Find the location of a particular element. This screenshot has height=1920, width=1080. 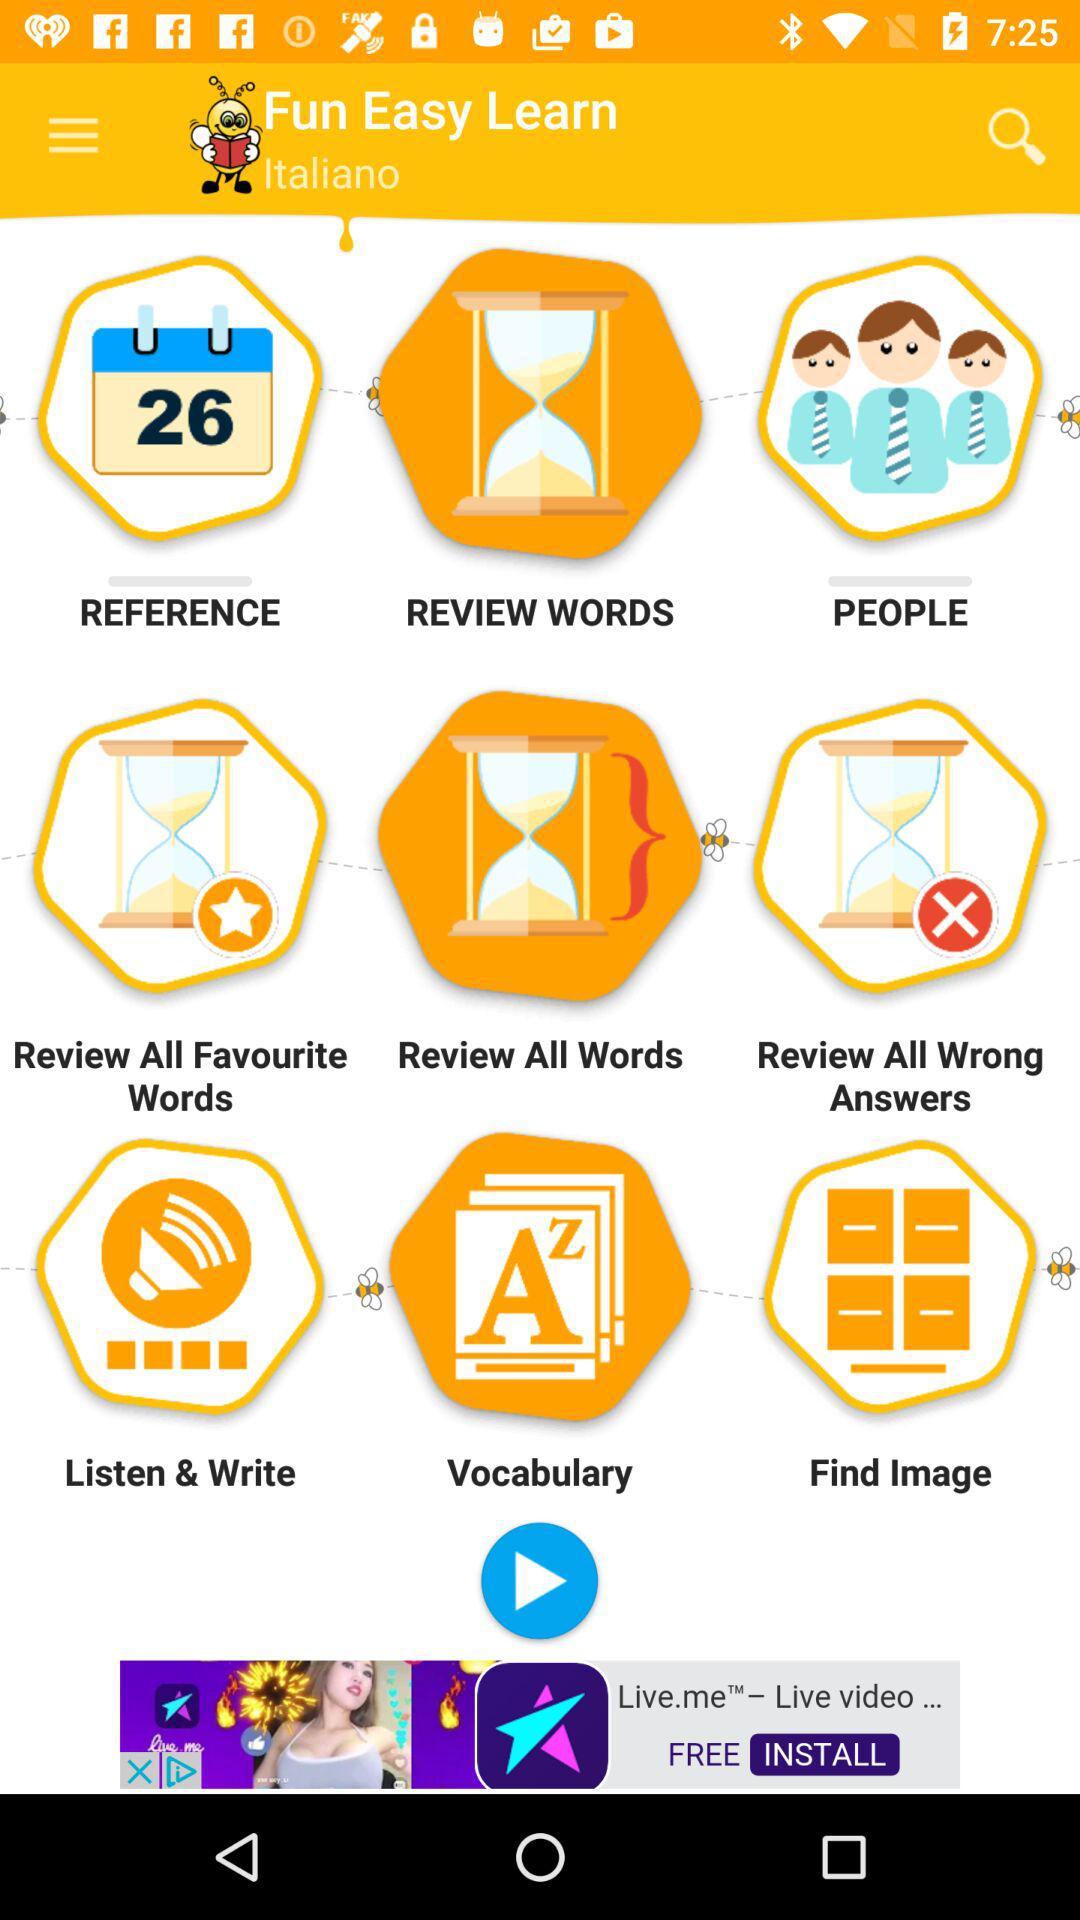

play is located at coordinates (538, 1582).